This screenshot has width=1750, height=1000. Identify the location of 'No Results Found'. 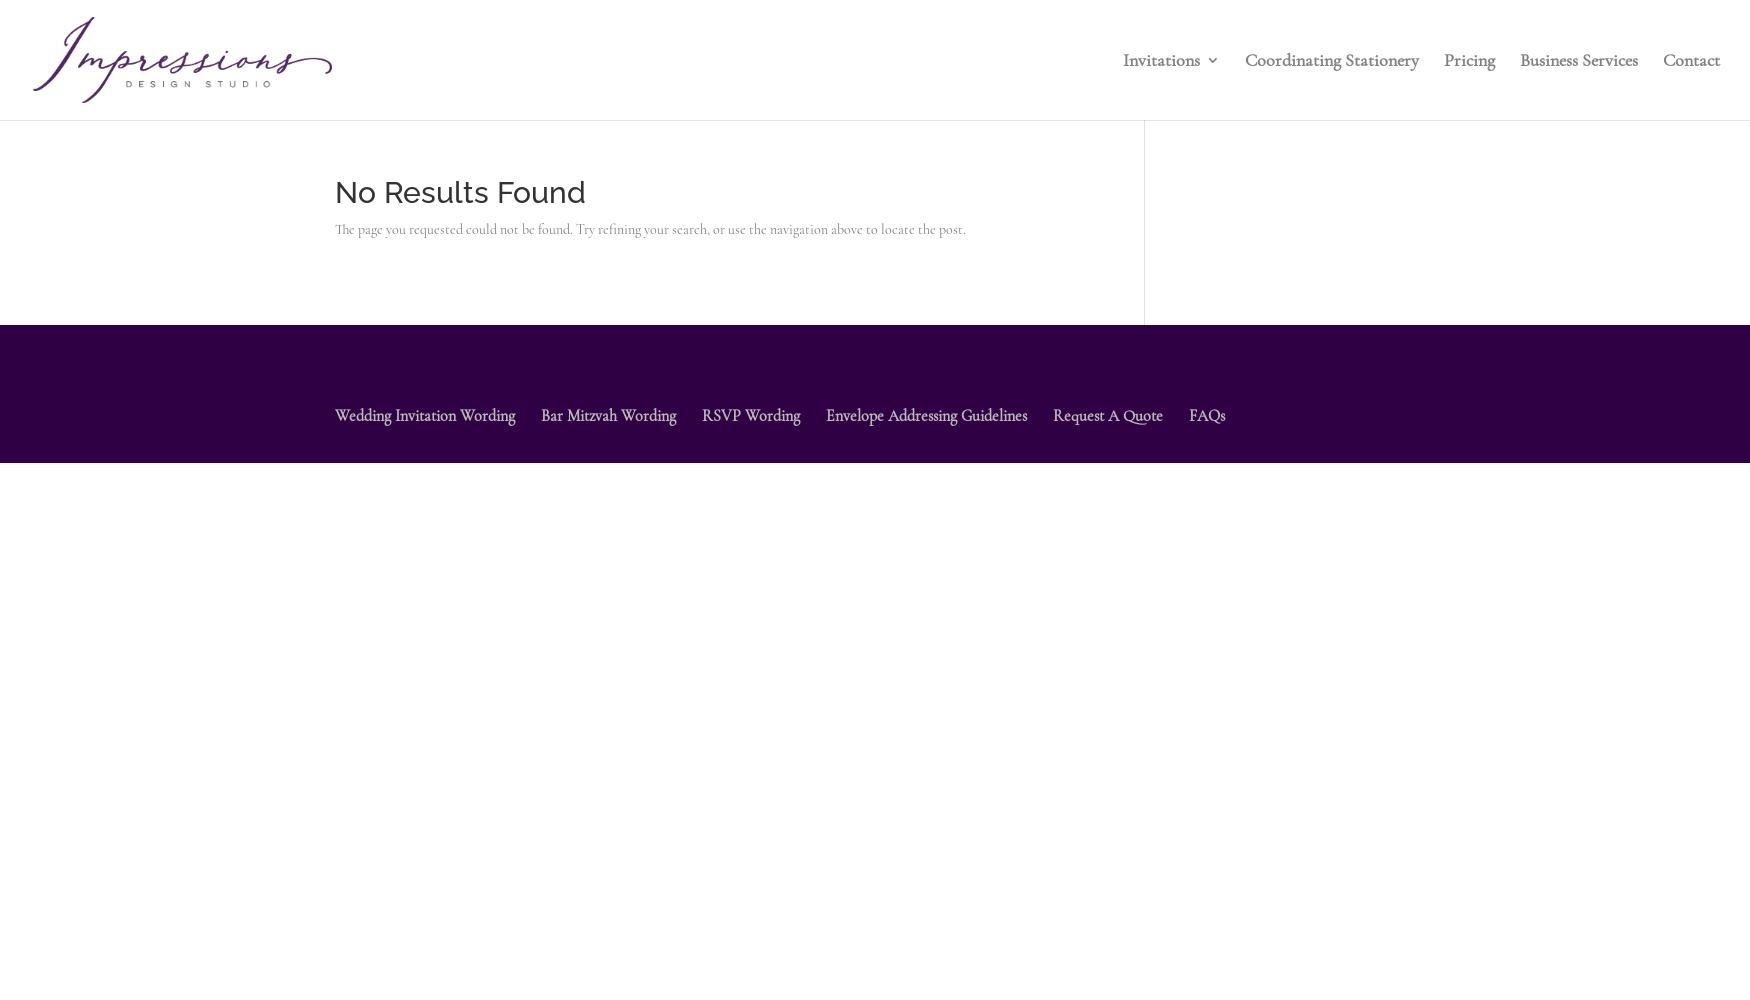
(334, 191).